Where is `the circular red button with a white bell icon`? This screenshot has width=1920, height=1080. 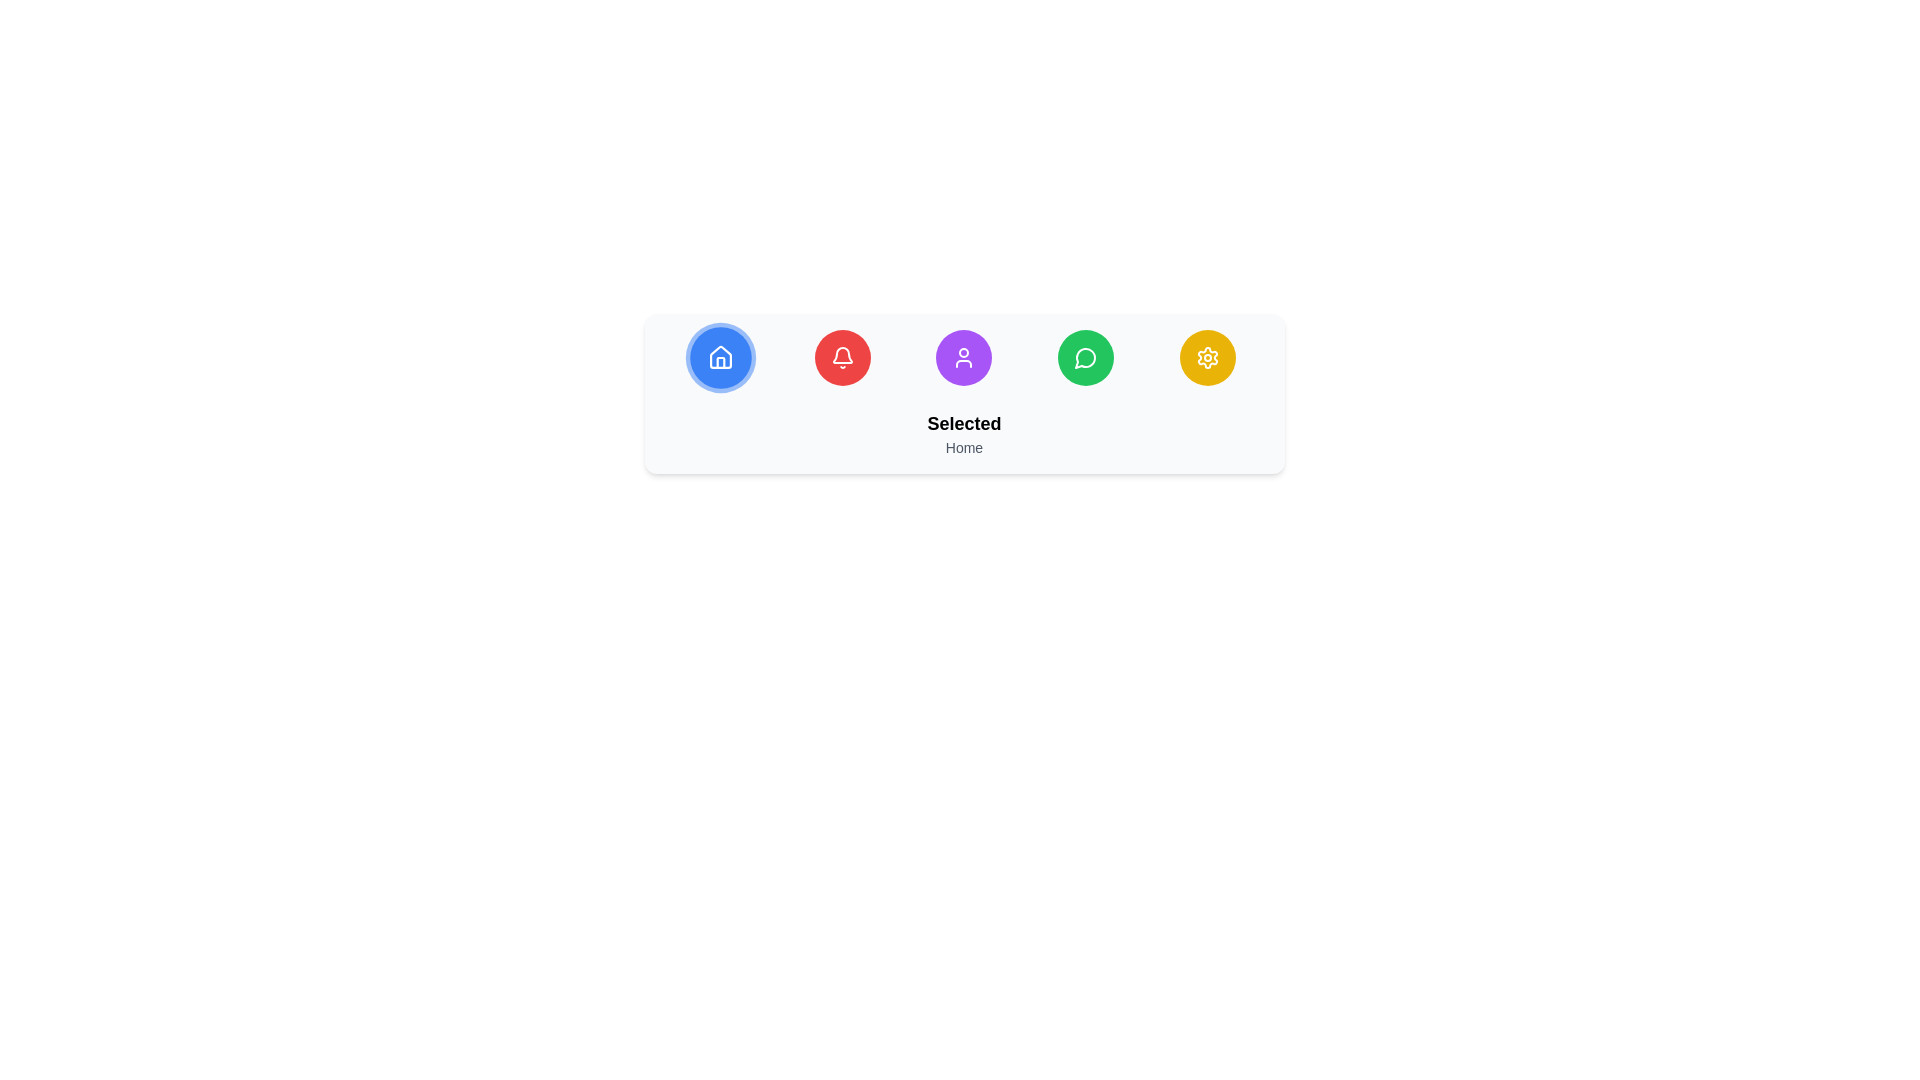 the circular red button with a white bell icon is located at coordinates (842, 357).